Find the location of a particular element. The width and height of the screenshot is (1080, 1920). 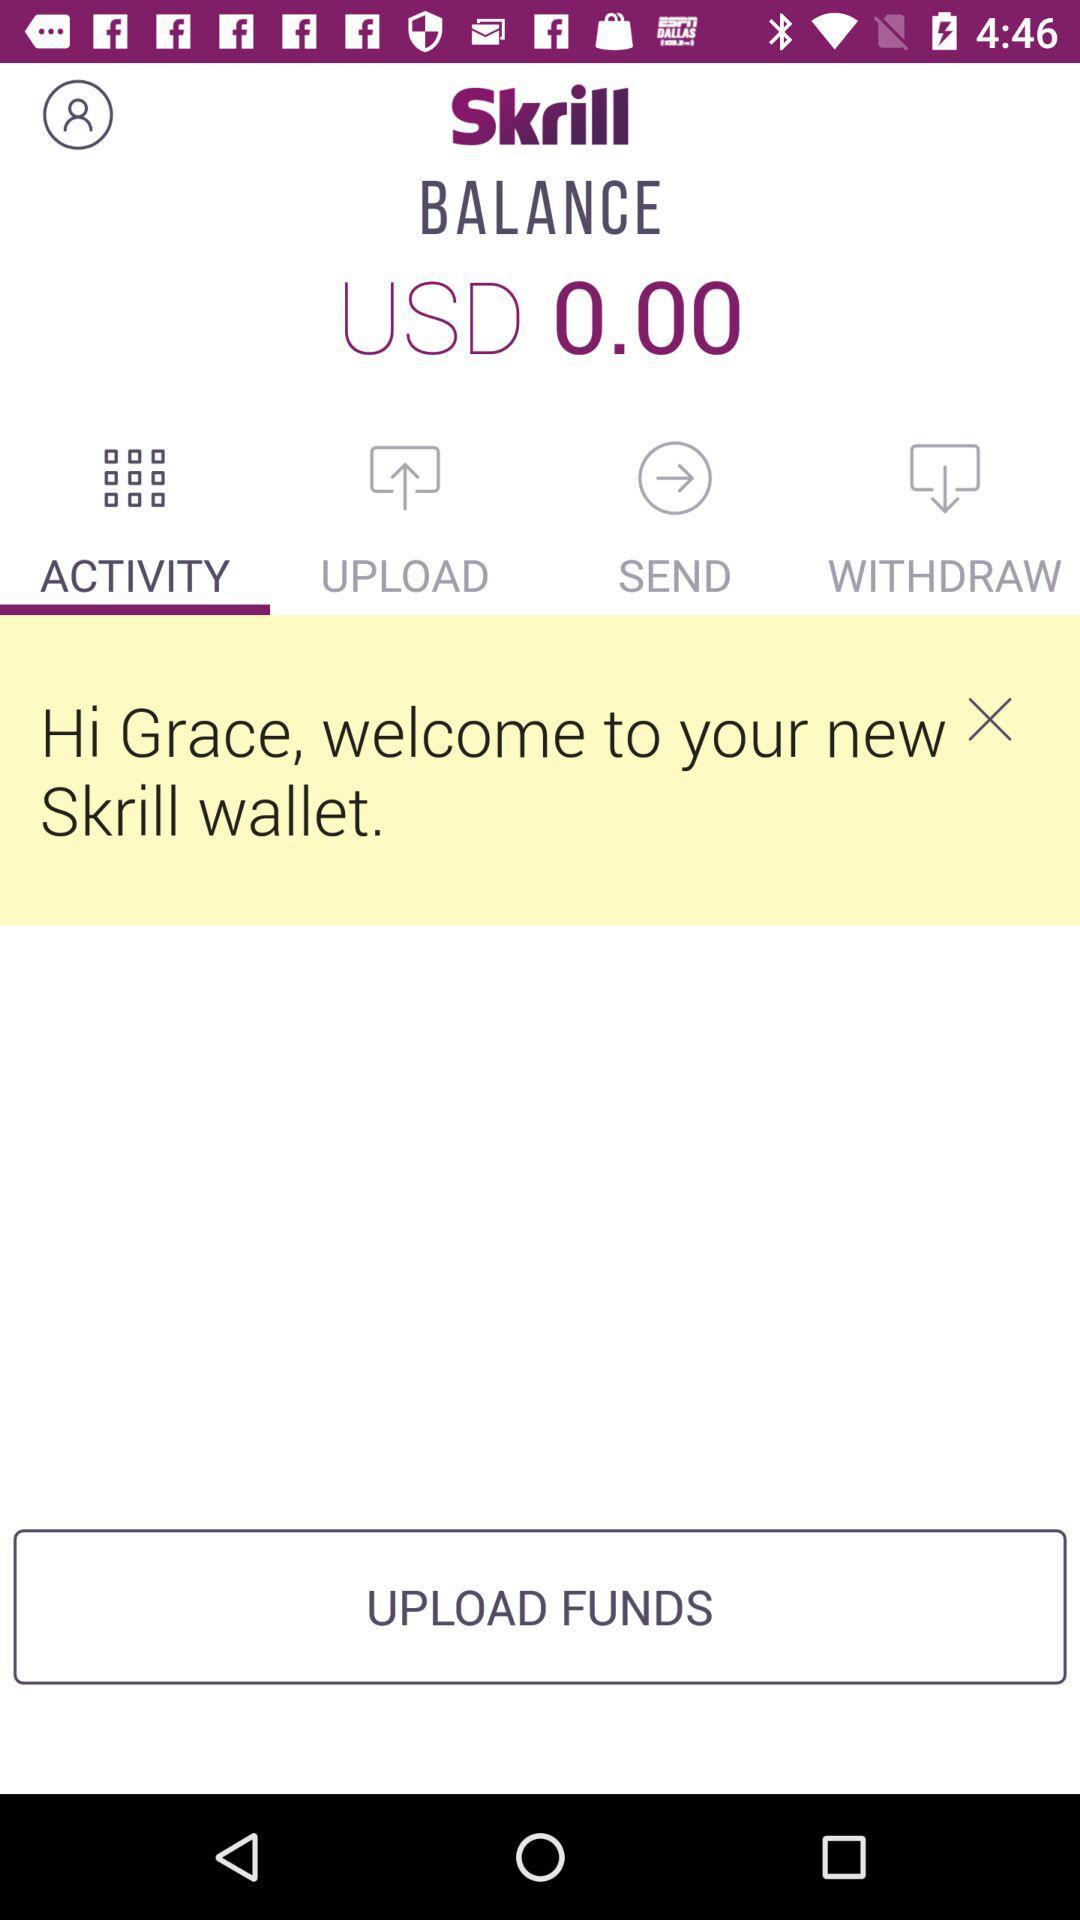

item above the activity is located at coordinates (135, 477).